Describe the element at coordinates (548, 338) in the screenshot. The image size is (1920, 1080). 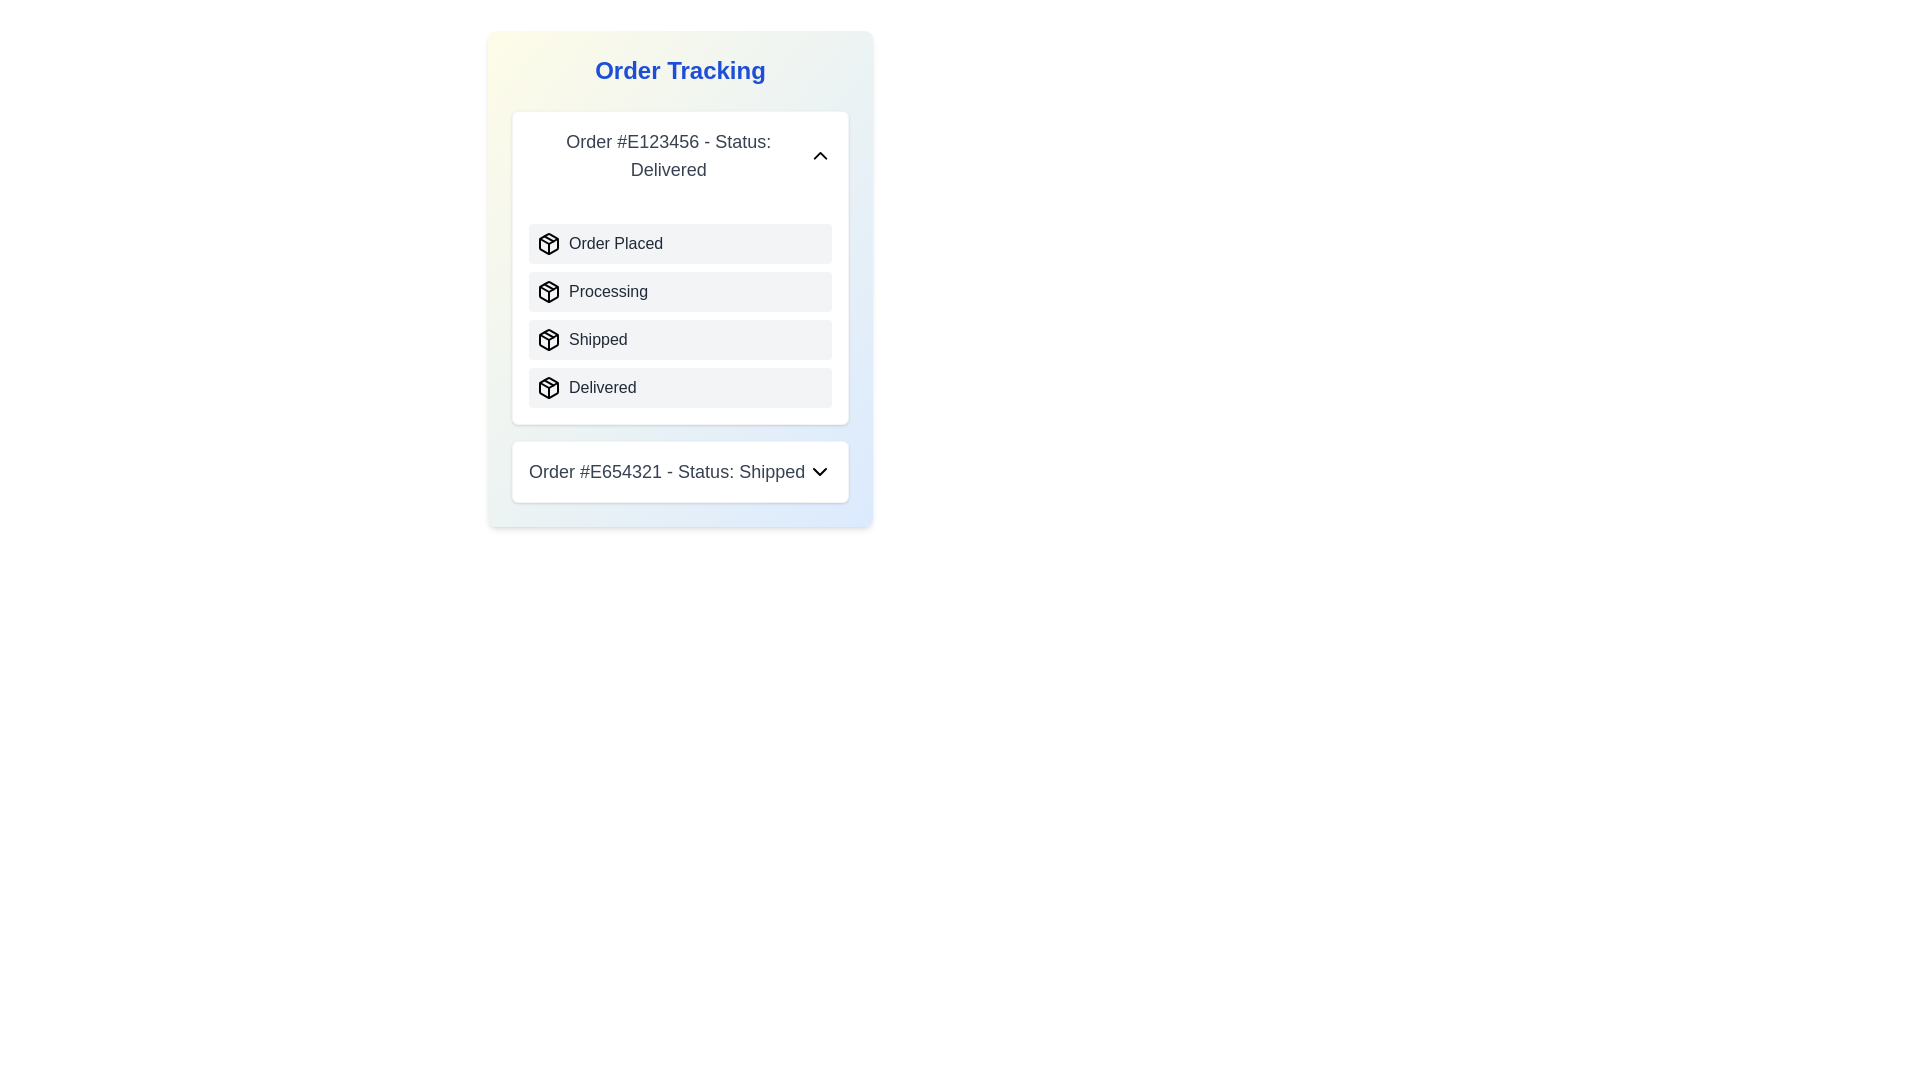
I see `the stage Shipped in the order timeline` at that location.